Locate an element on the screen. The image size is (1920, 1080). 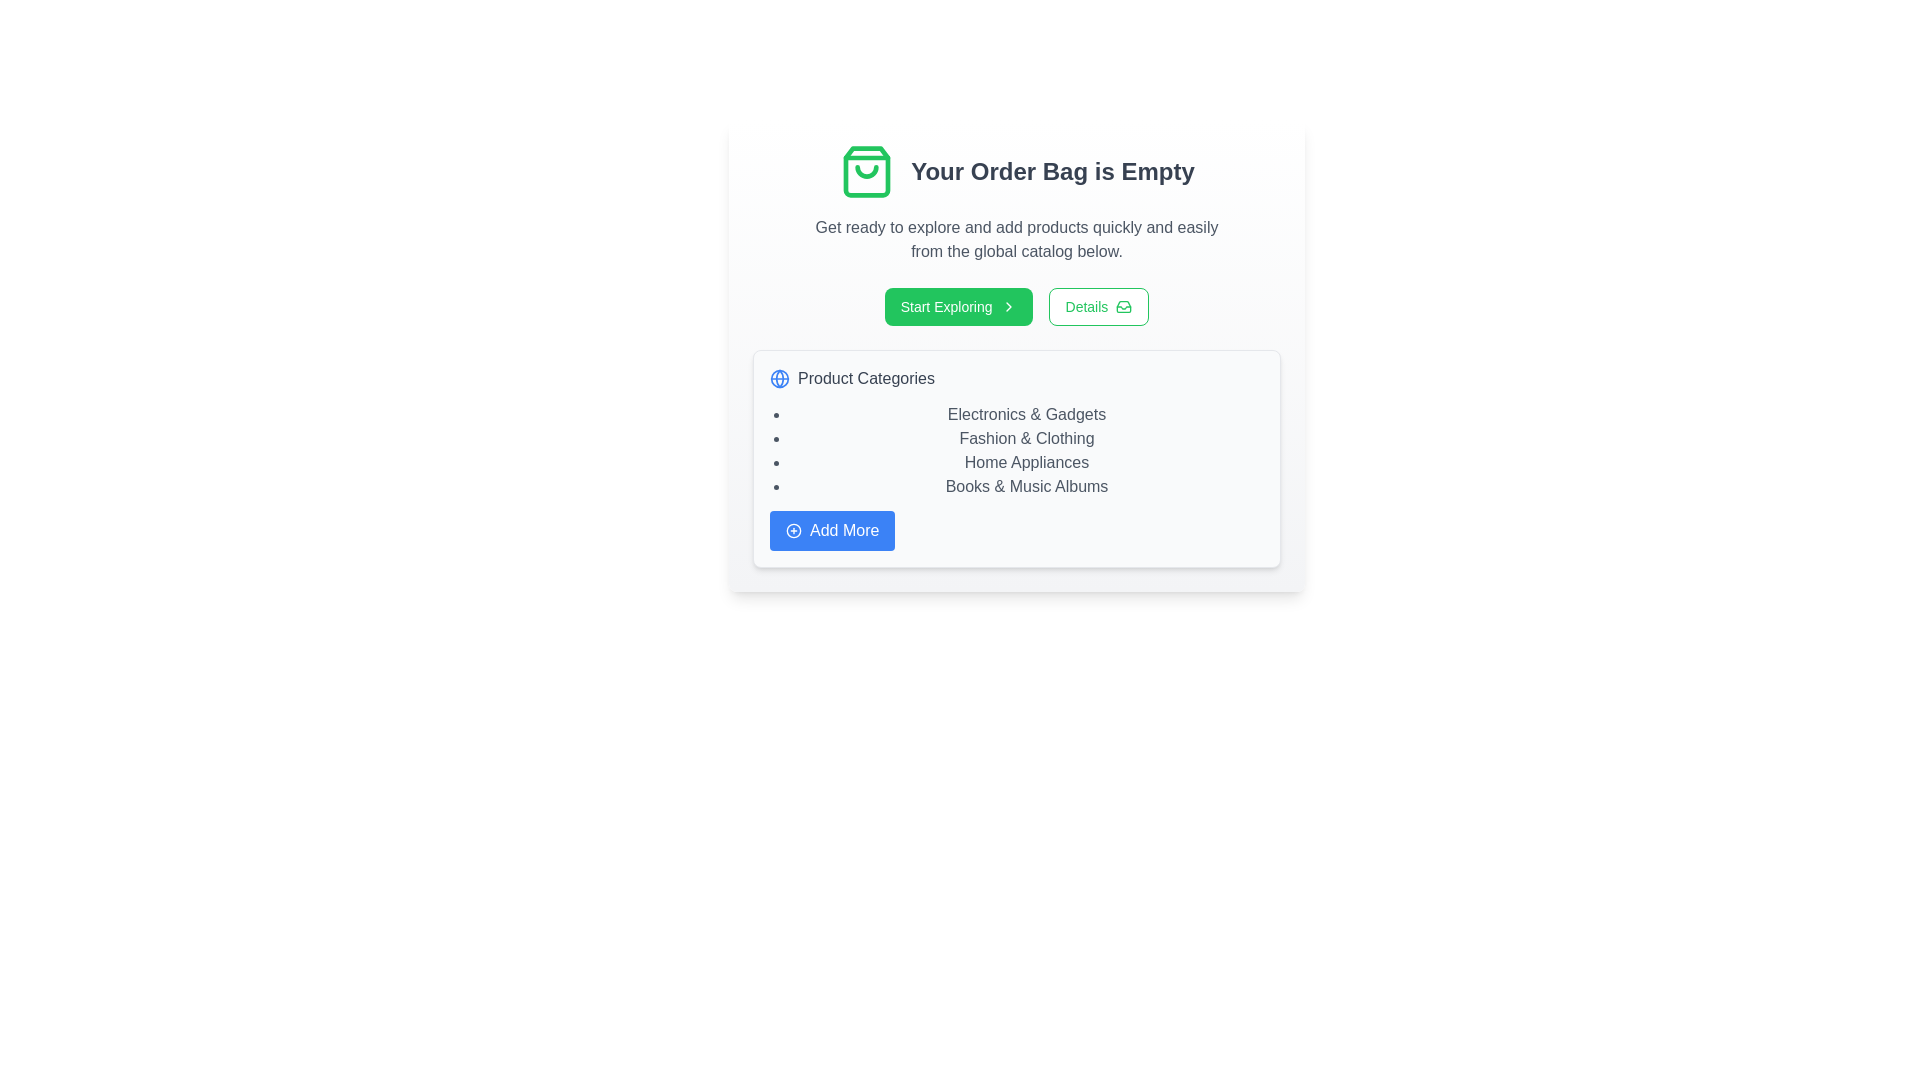
the bulleted list item is located at coordinates (1017, 451).